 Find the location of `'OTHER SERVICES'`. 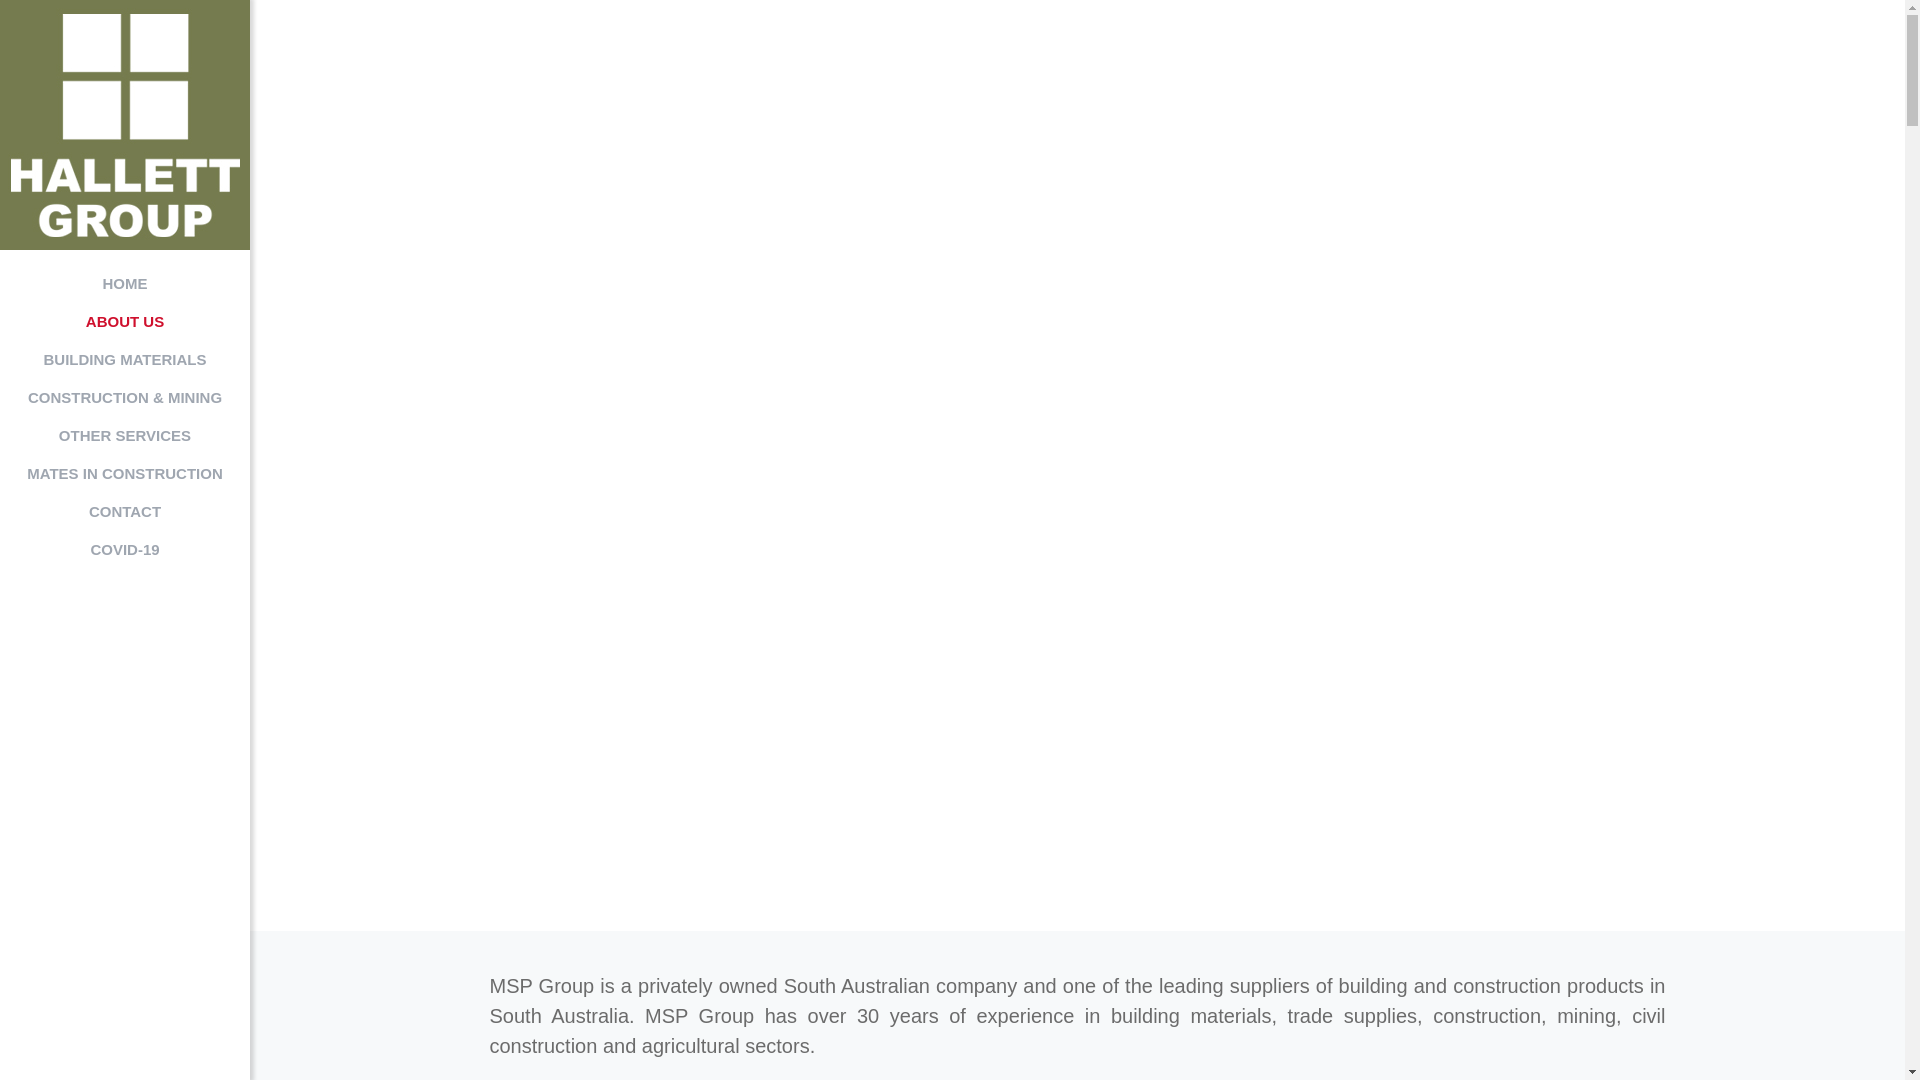

'OTHER SERVICES' is located at coordinates (123, 434).